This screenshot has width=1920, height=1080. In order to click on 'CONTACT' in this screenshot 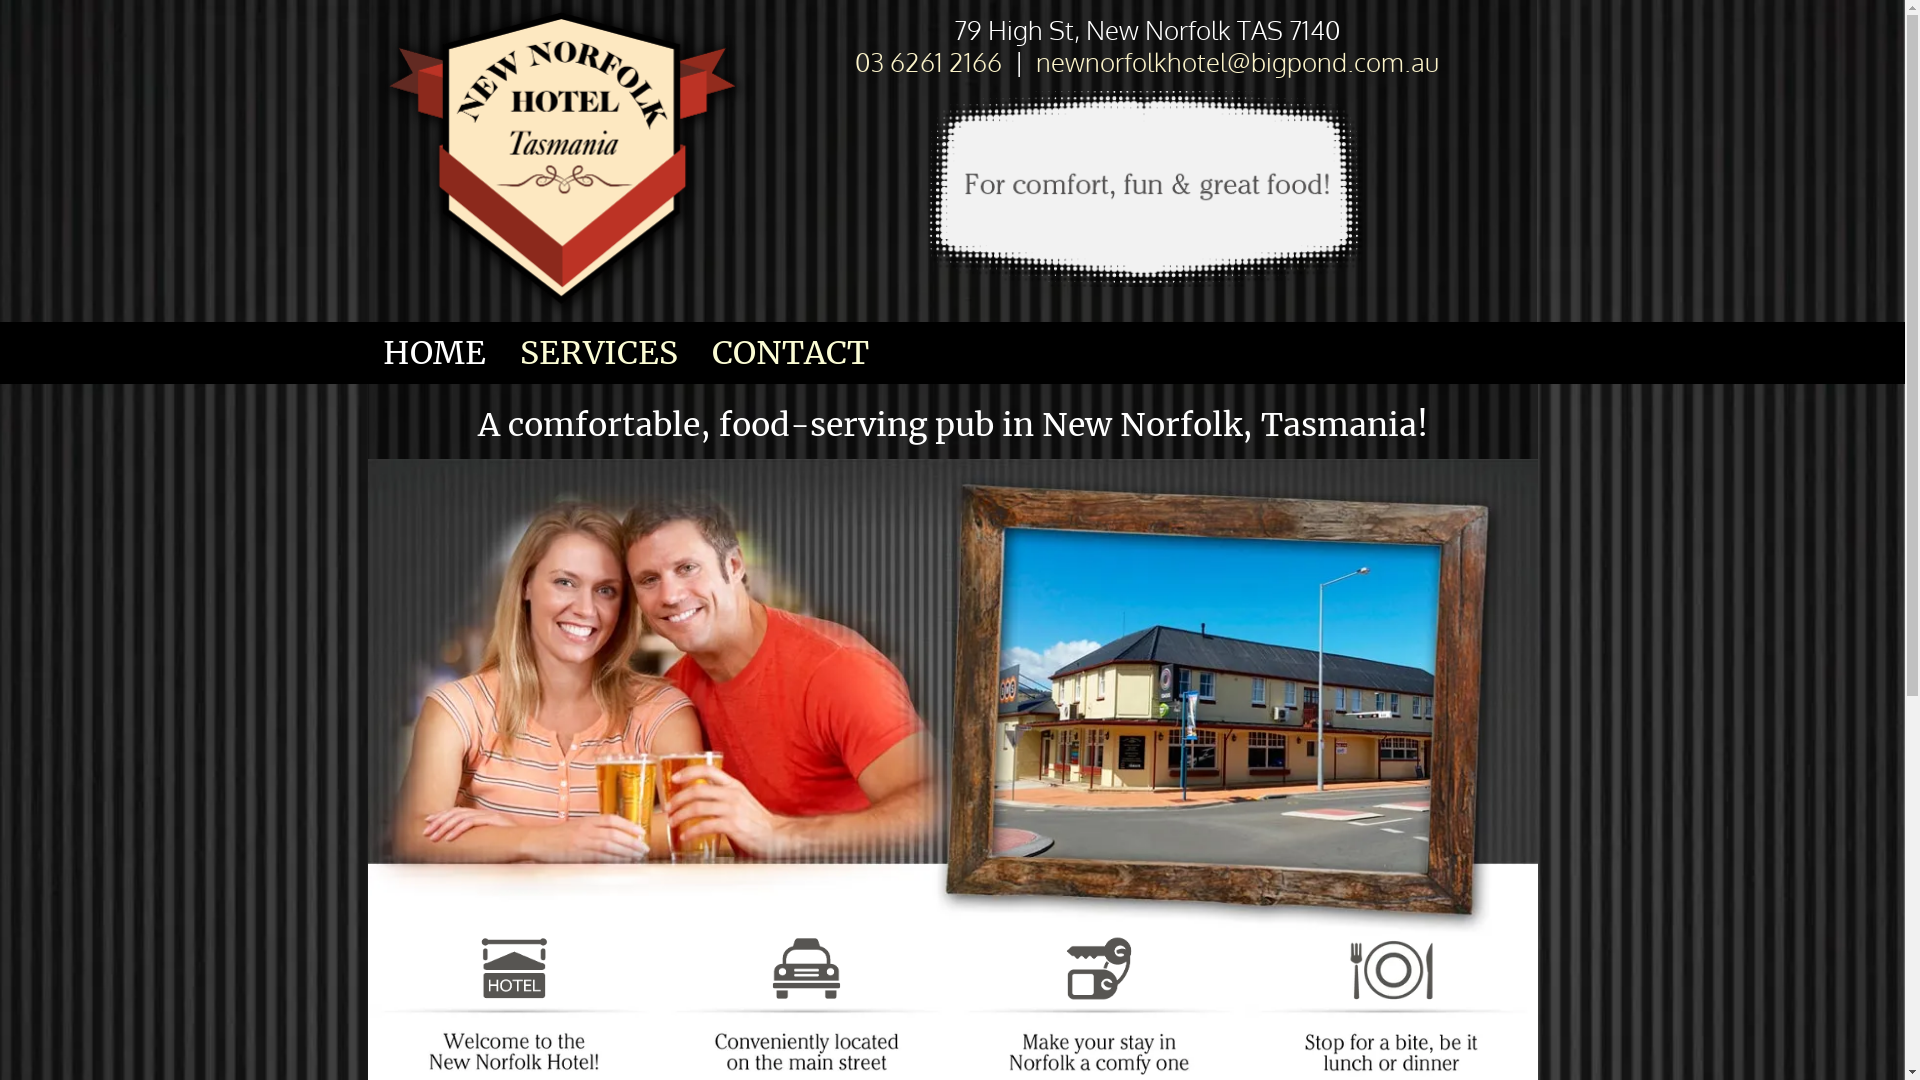, I will do `click(789, 352)`.